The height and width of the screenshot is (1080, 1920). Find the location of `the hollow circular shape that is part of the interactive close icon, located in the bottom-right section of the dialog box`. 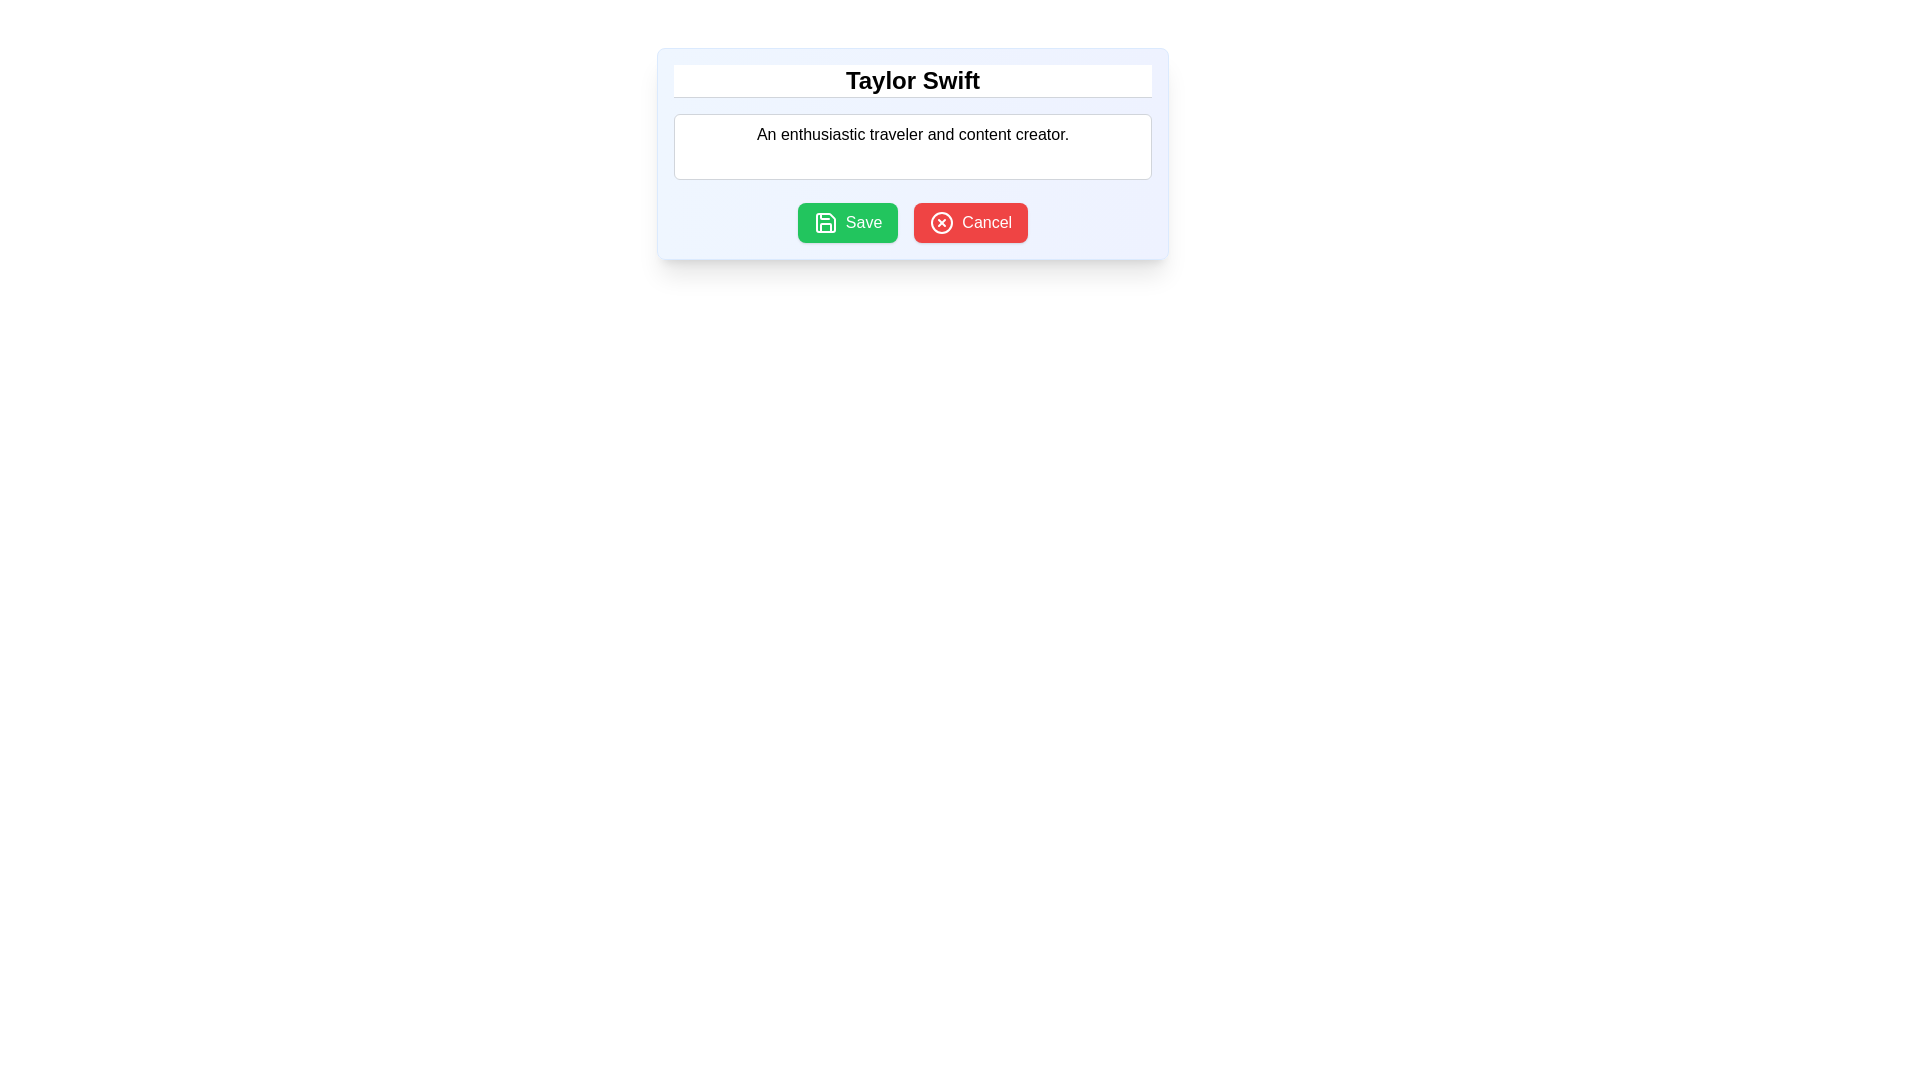

the hollow circular shape that is part of the interactive close icon, located in the bottom-right section of the dialog box is located at coordinates (941, 223).